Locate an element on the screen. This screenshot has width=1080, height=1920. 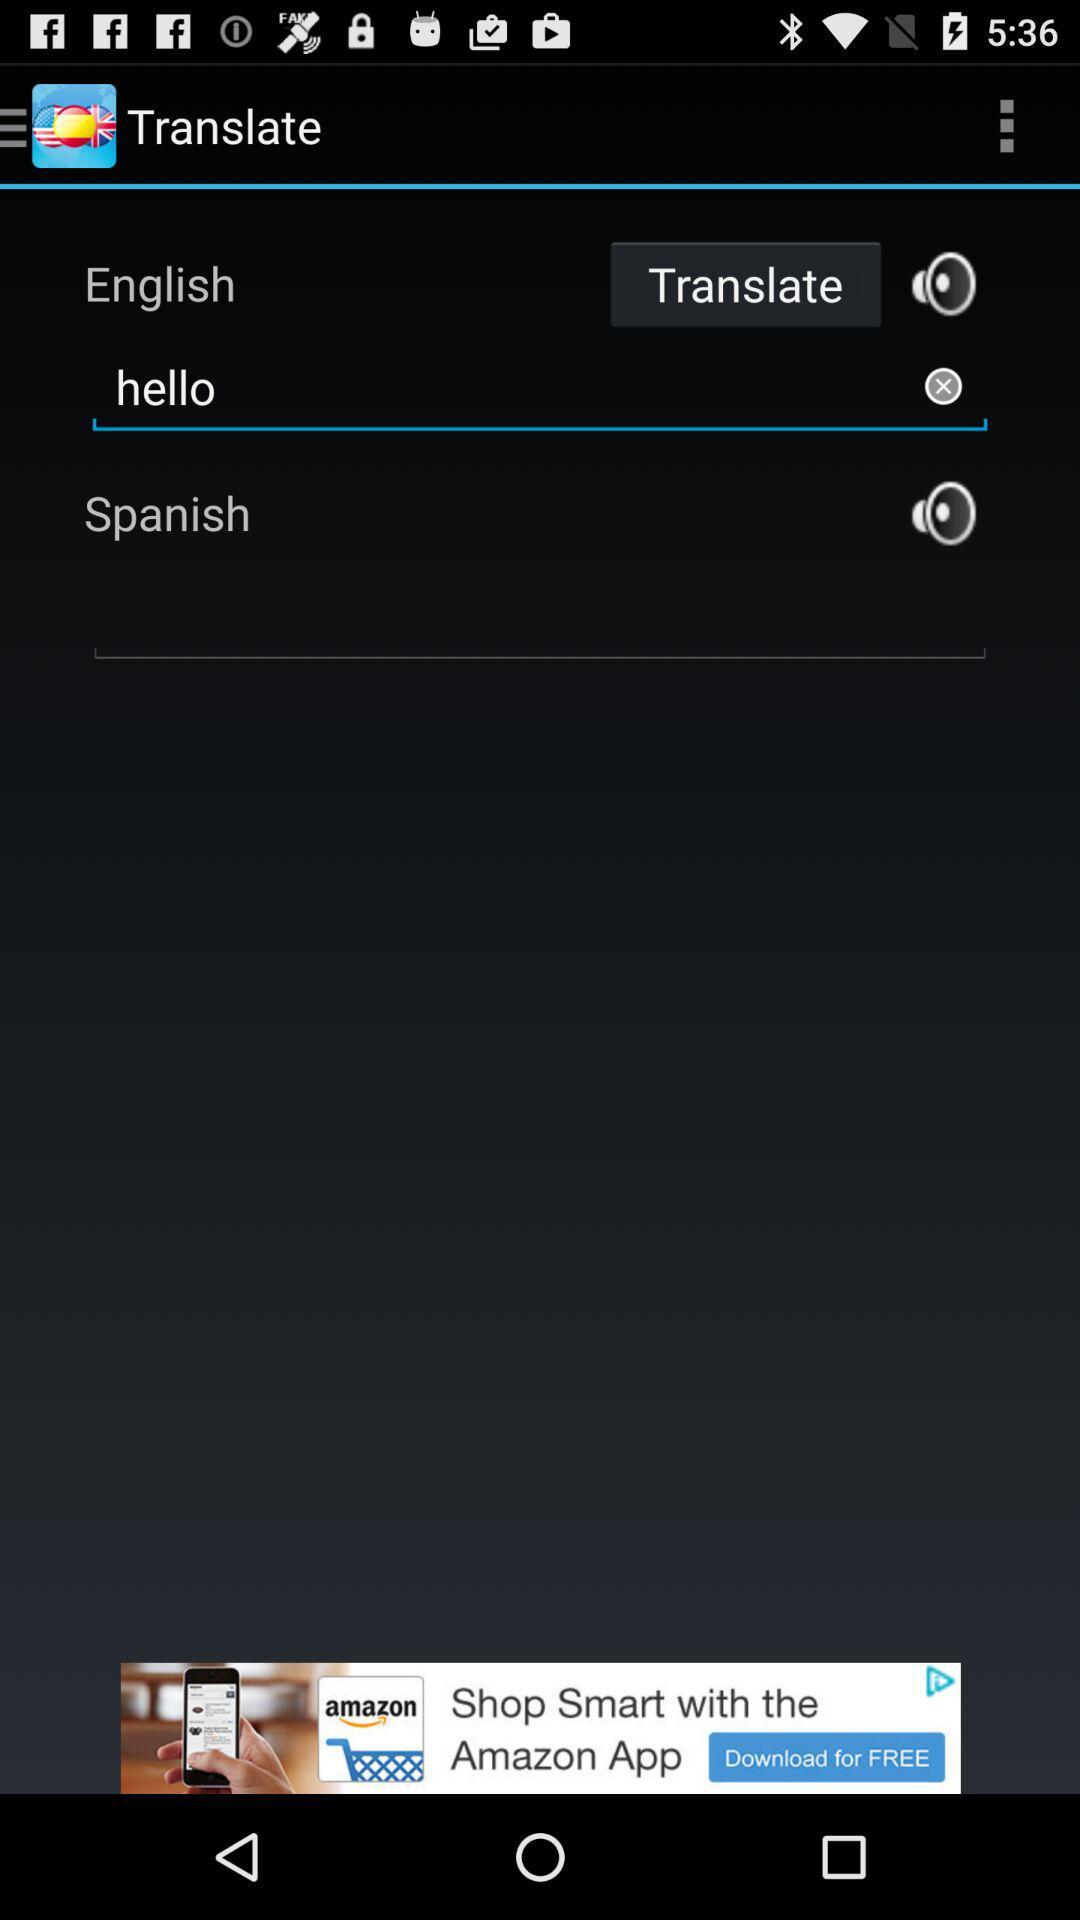
input word to translate is located at coordinates (540, 616).